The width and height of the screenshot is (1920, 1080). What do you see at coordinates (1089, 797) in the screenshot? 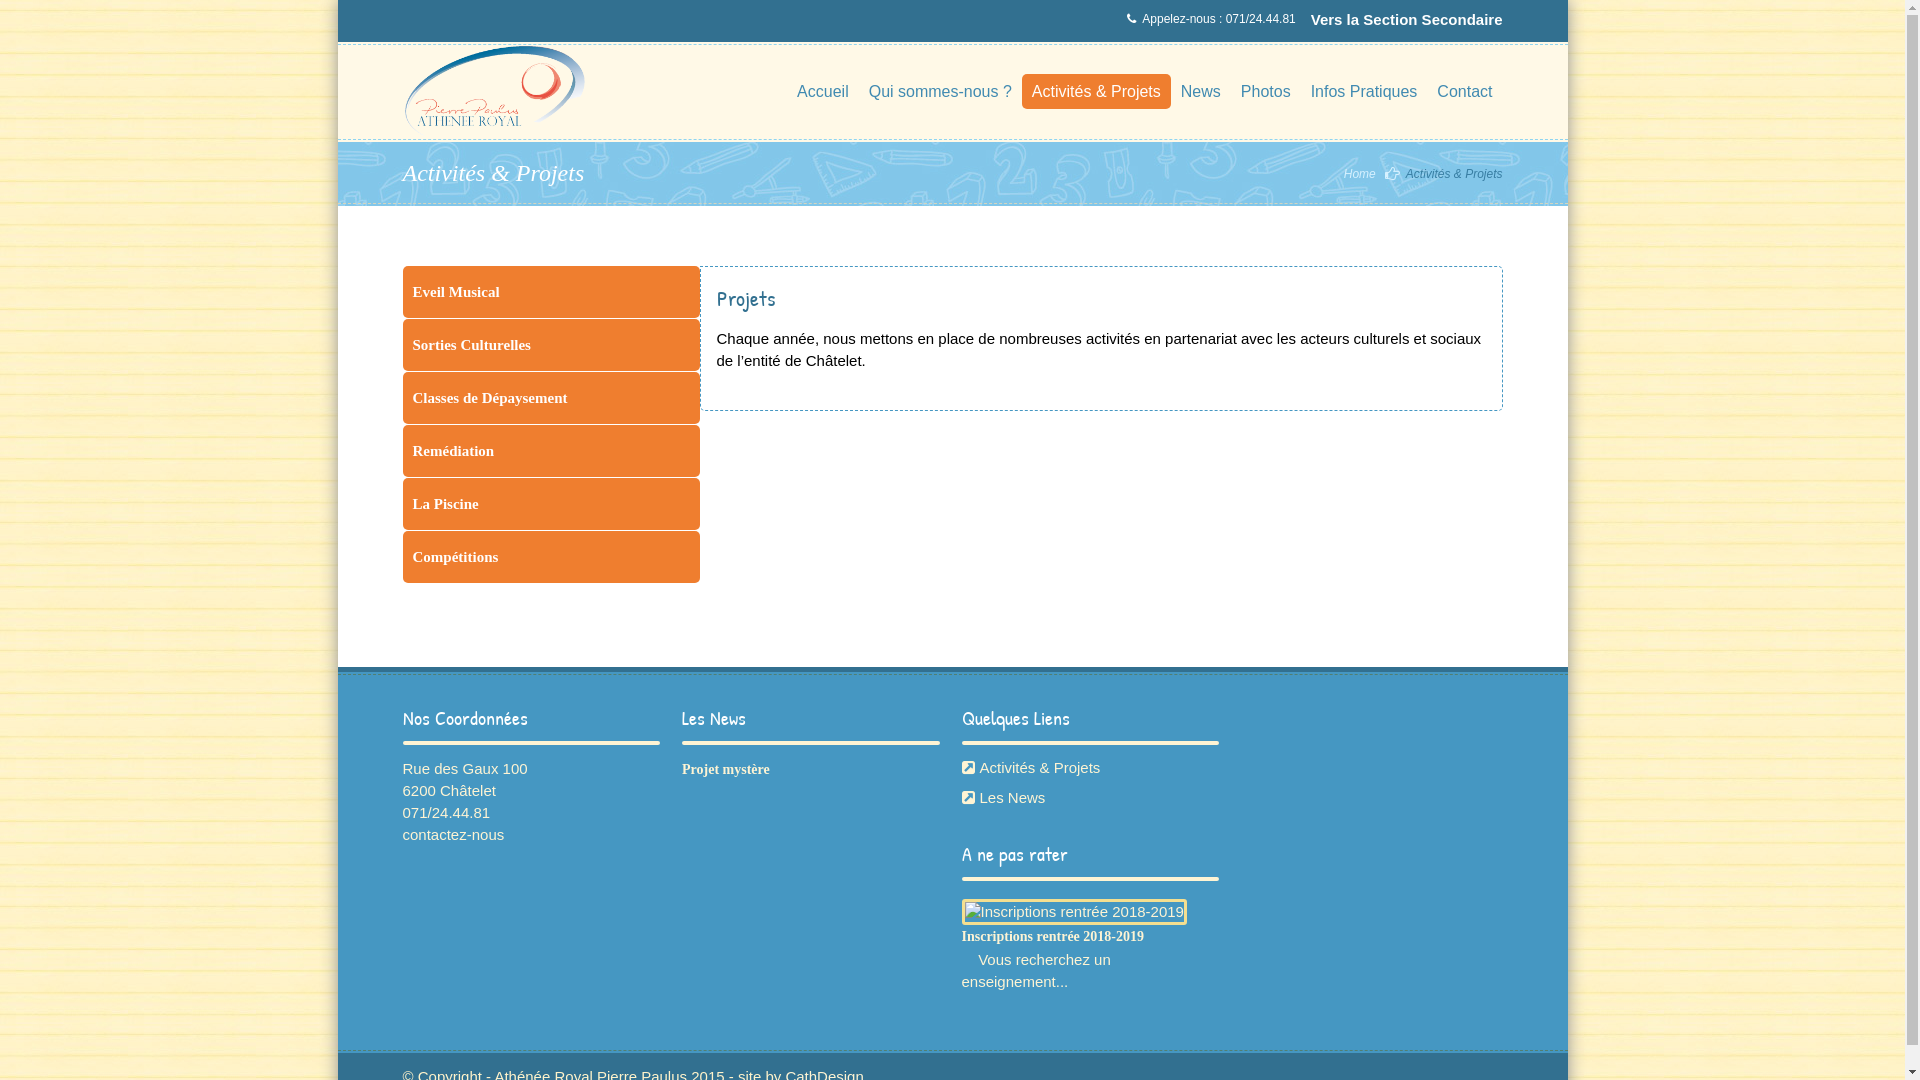
I see `'Les News'` at bounding box center [1089, 797].